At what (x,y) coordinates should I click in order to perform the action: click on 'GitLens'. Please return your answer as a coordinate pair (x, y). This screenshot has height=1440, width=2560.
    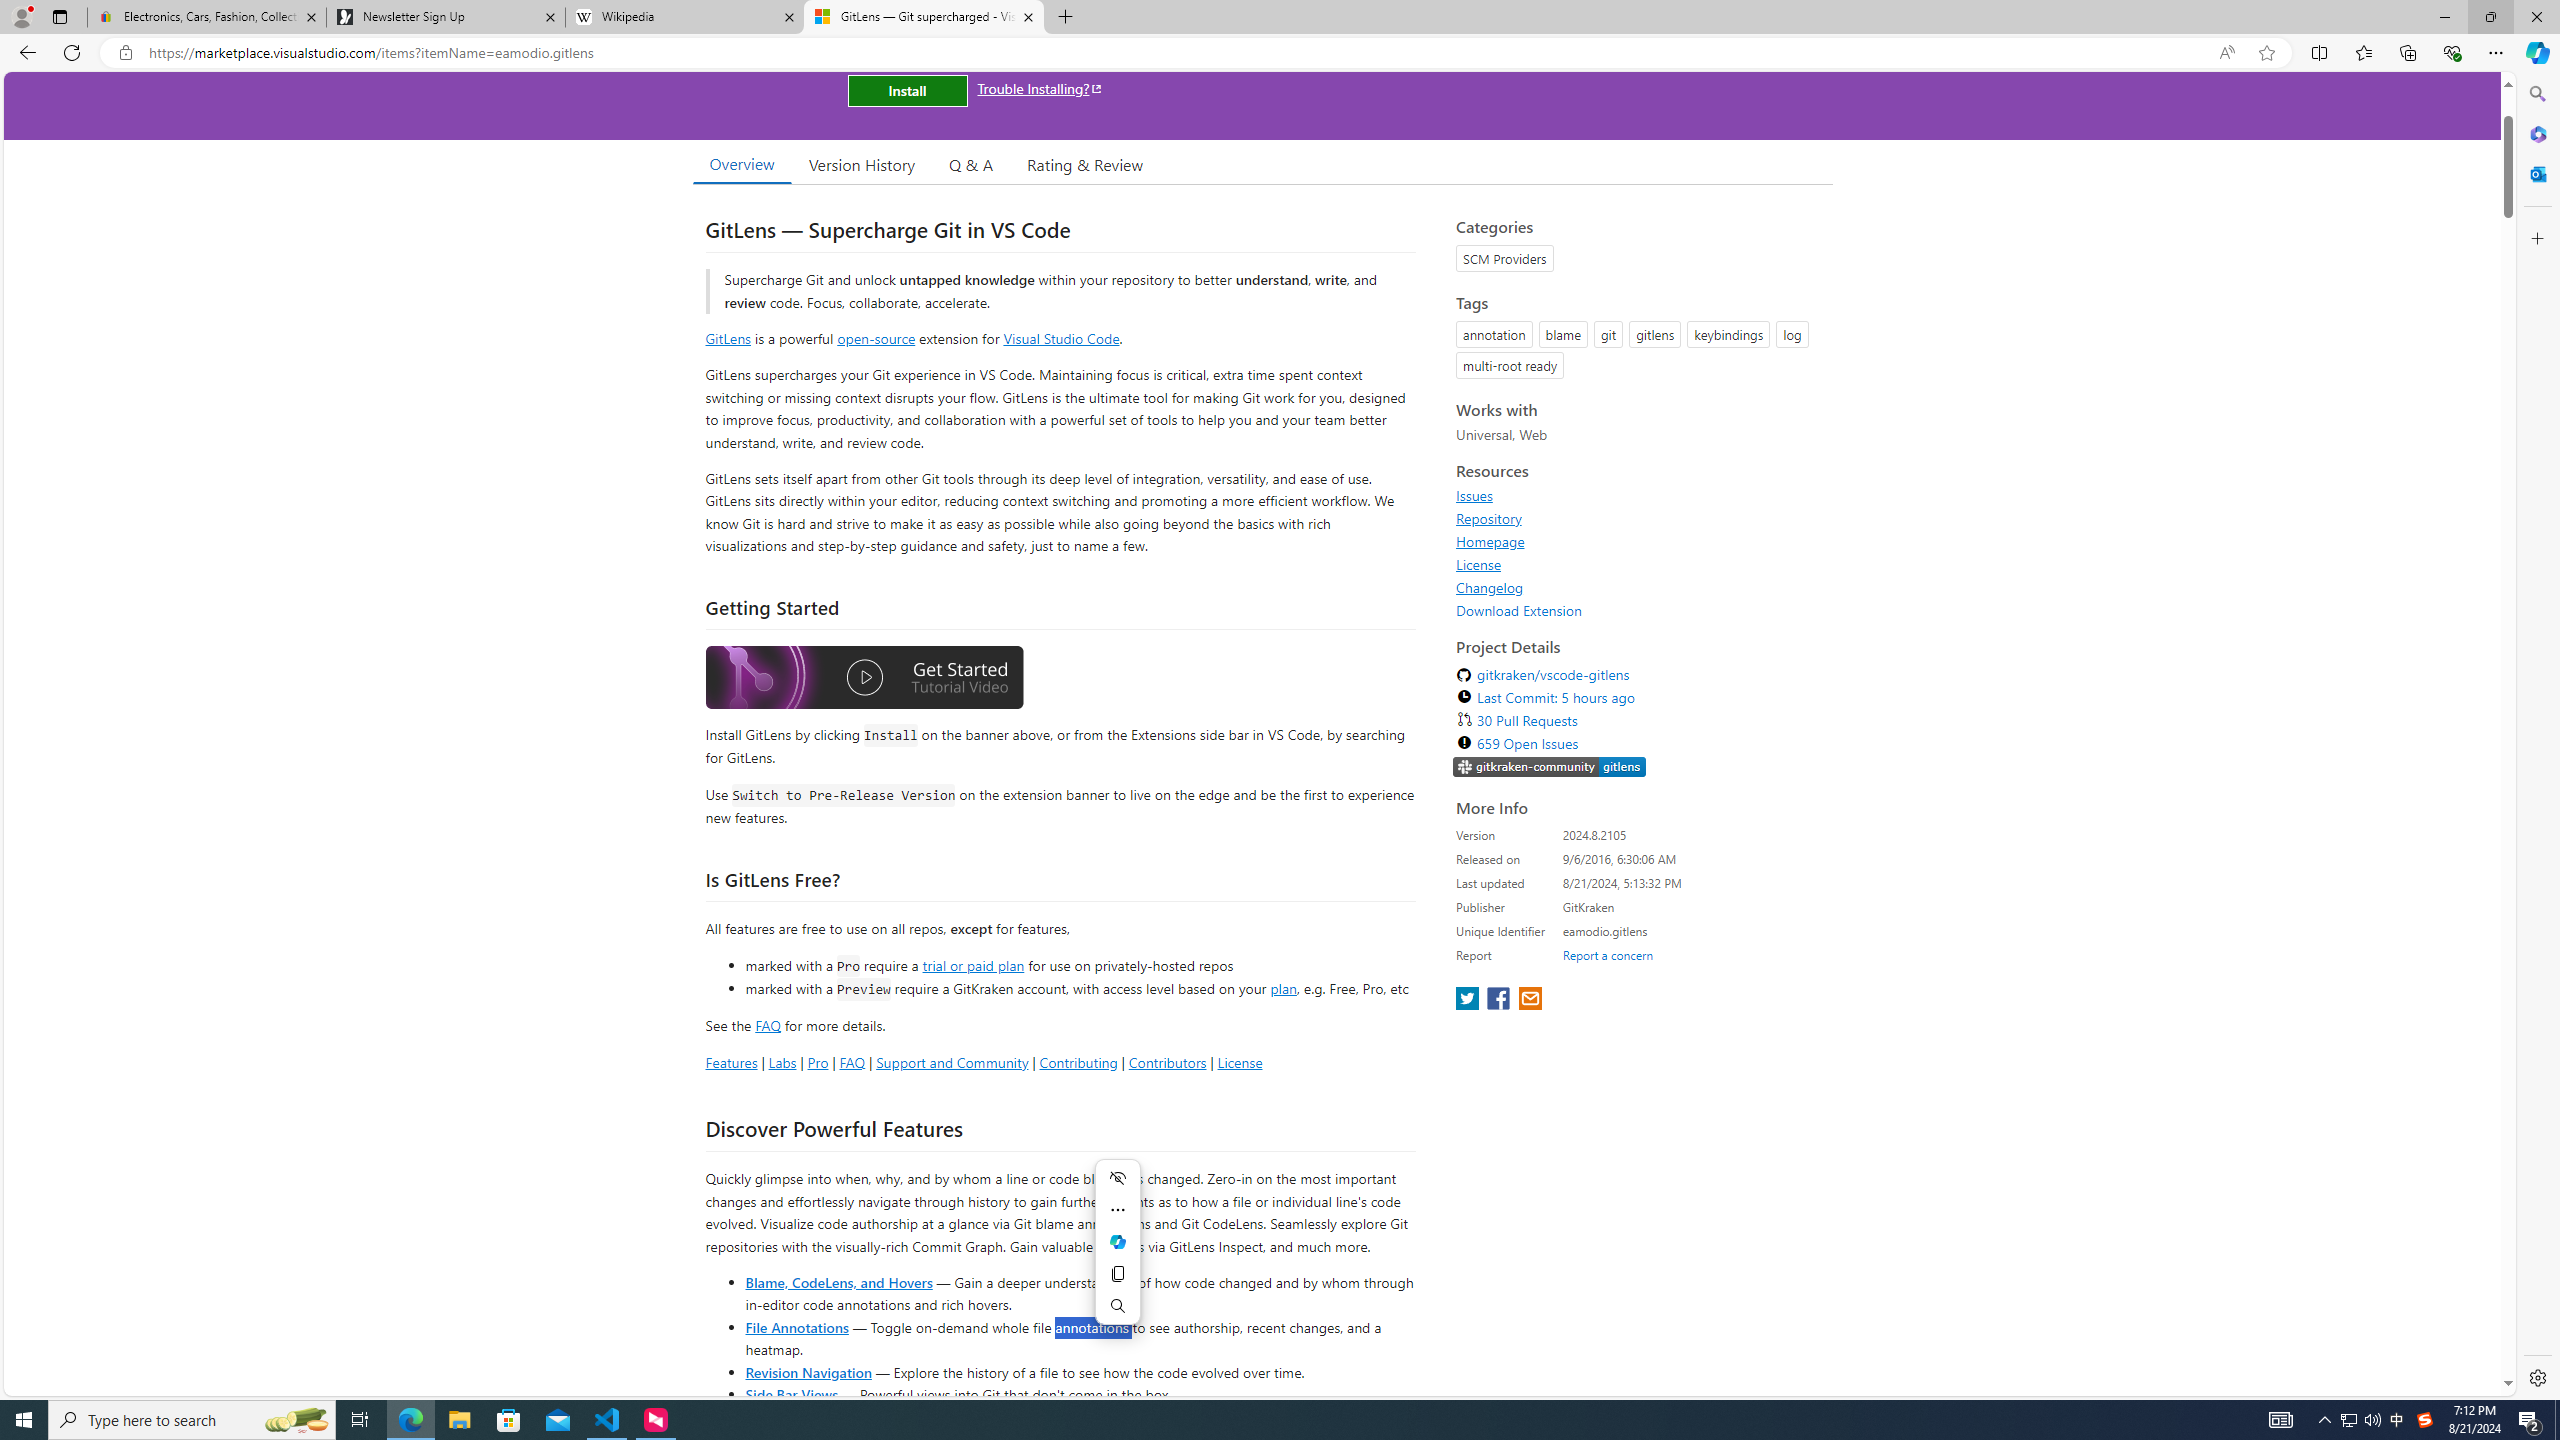
    Looking at the image, I should click on (727, 337).